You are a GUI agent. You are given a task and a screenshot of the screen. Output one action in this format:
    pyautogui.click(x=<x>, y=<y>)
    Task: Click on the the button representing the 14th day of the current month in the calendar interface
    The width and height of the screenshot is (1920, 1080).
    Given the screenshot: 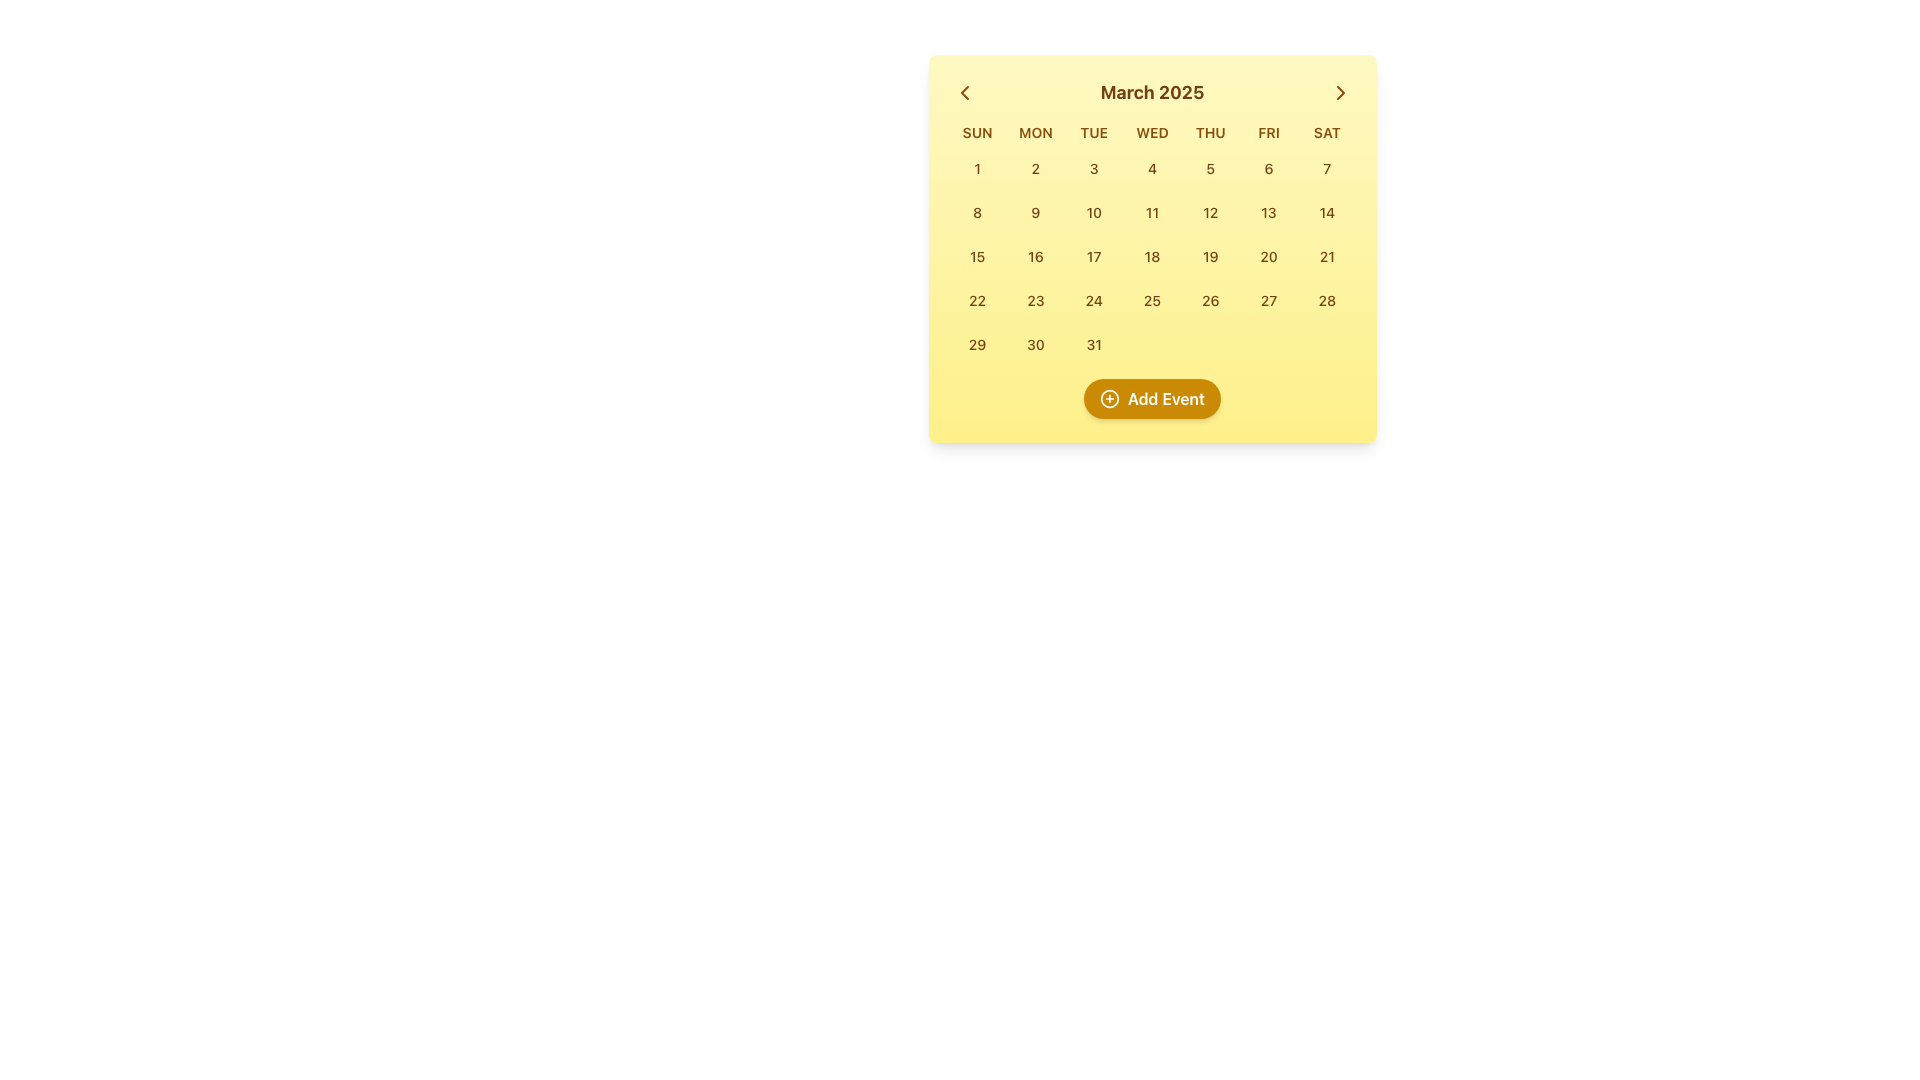 What is the action you would take?
    pyautogui.click(x=1327, y=212)
    